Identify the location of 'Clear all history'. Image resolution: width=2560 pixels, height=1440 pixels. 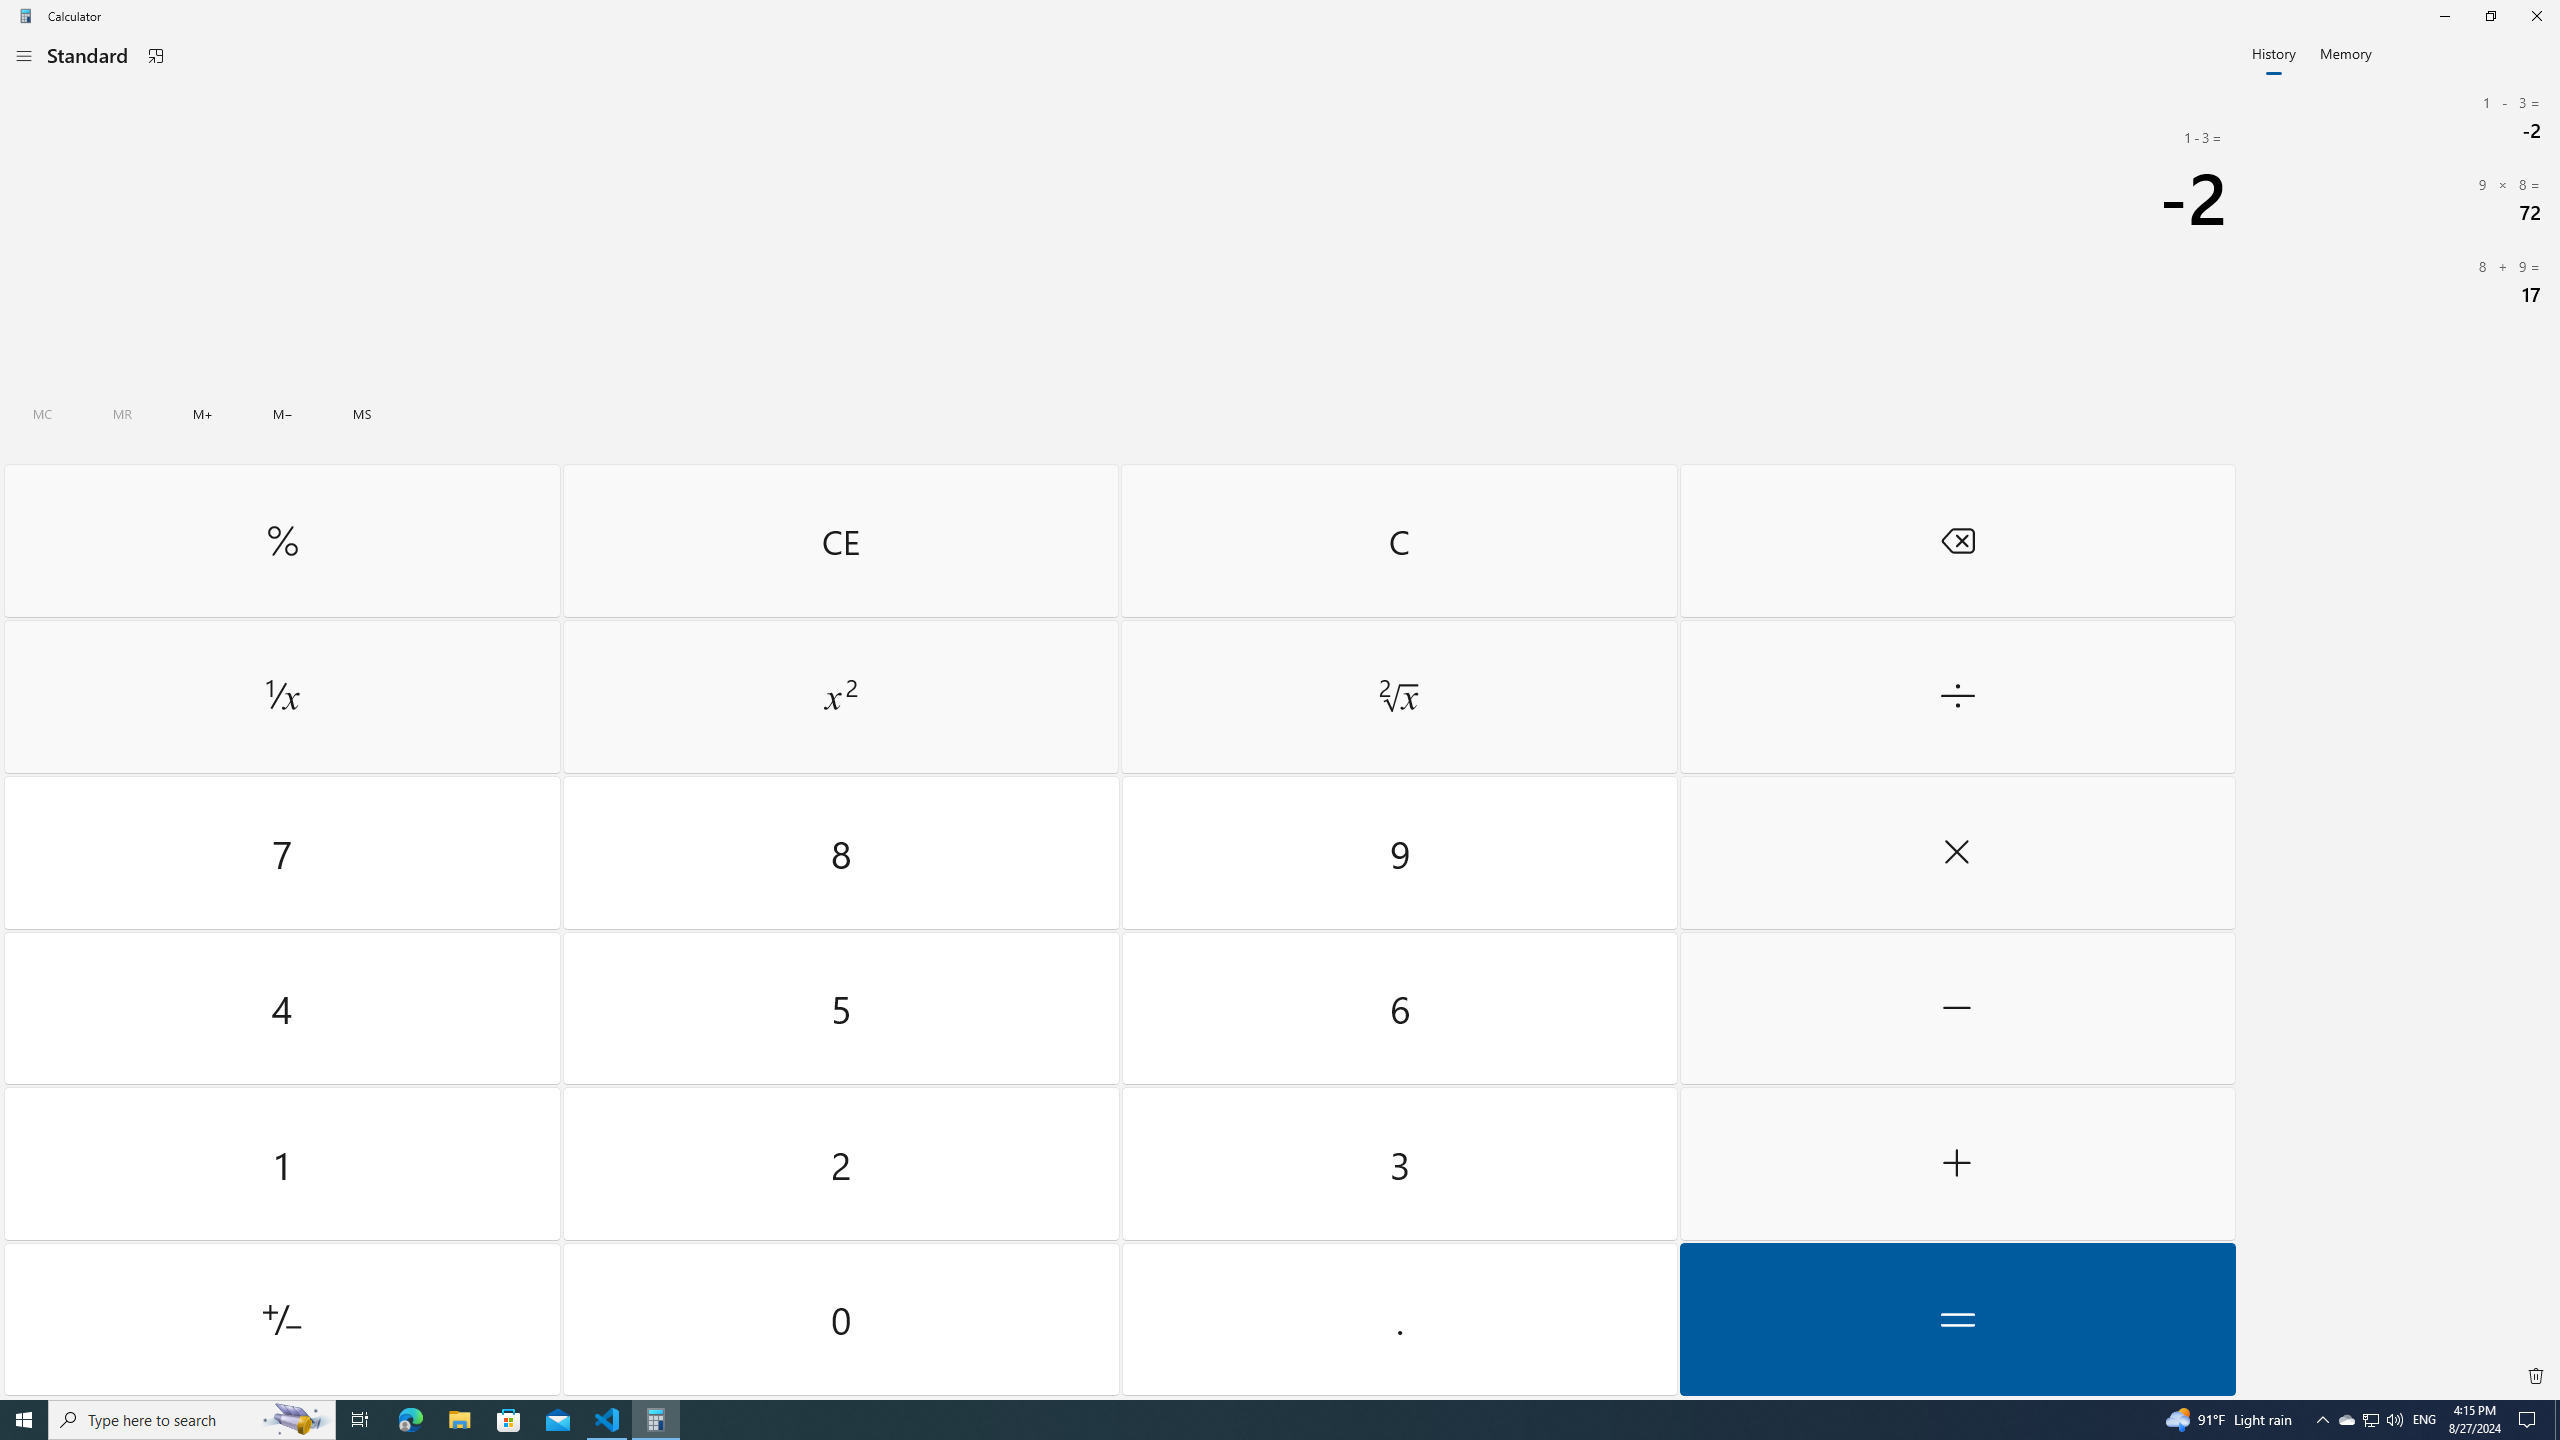
(2535, 1374).